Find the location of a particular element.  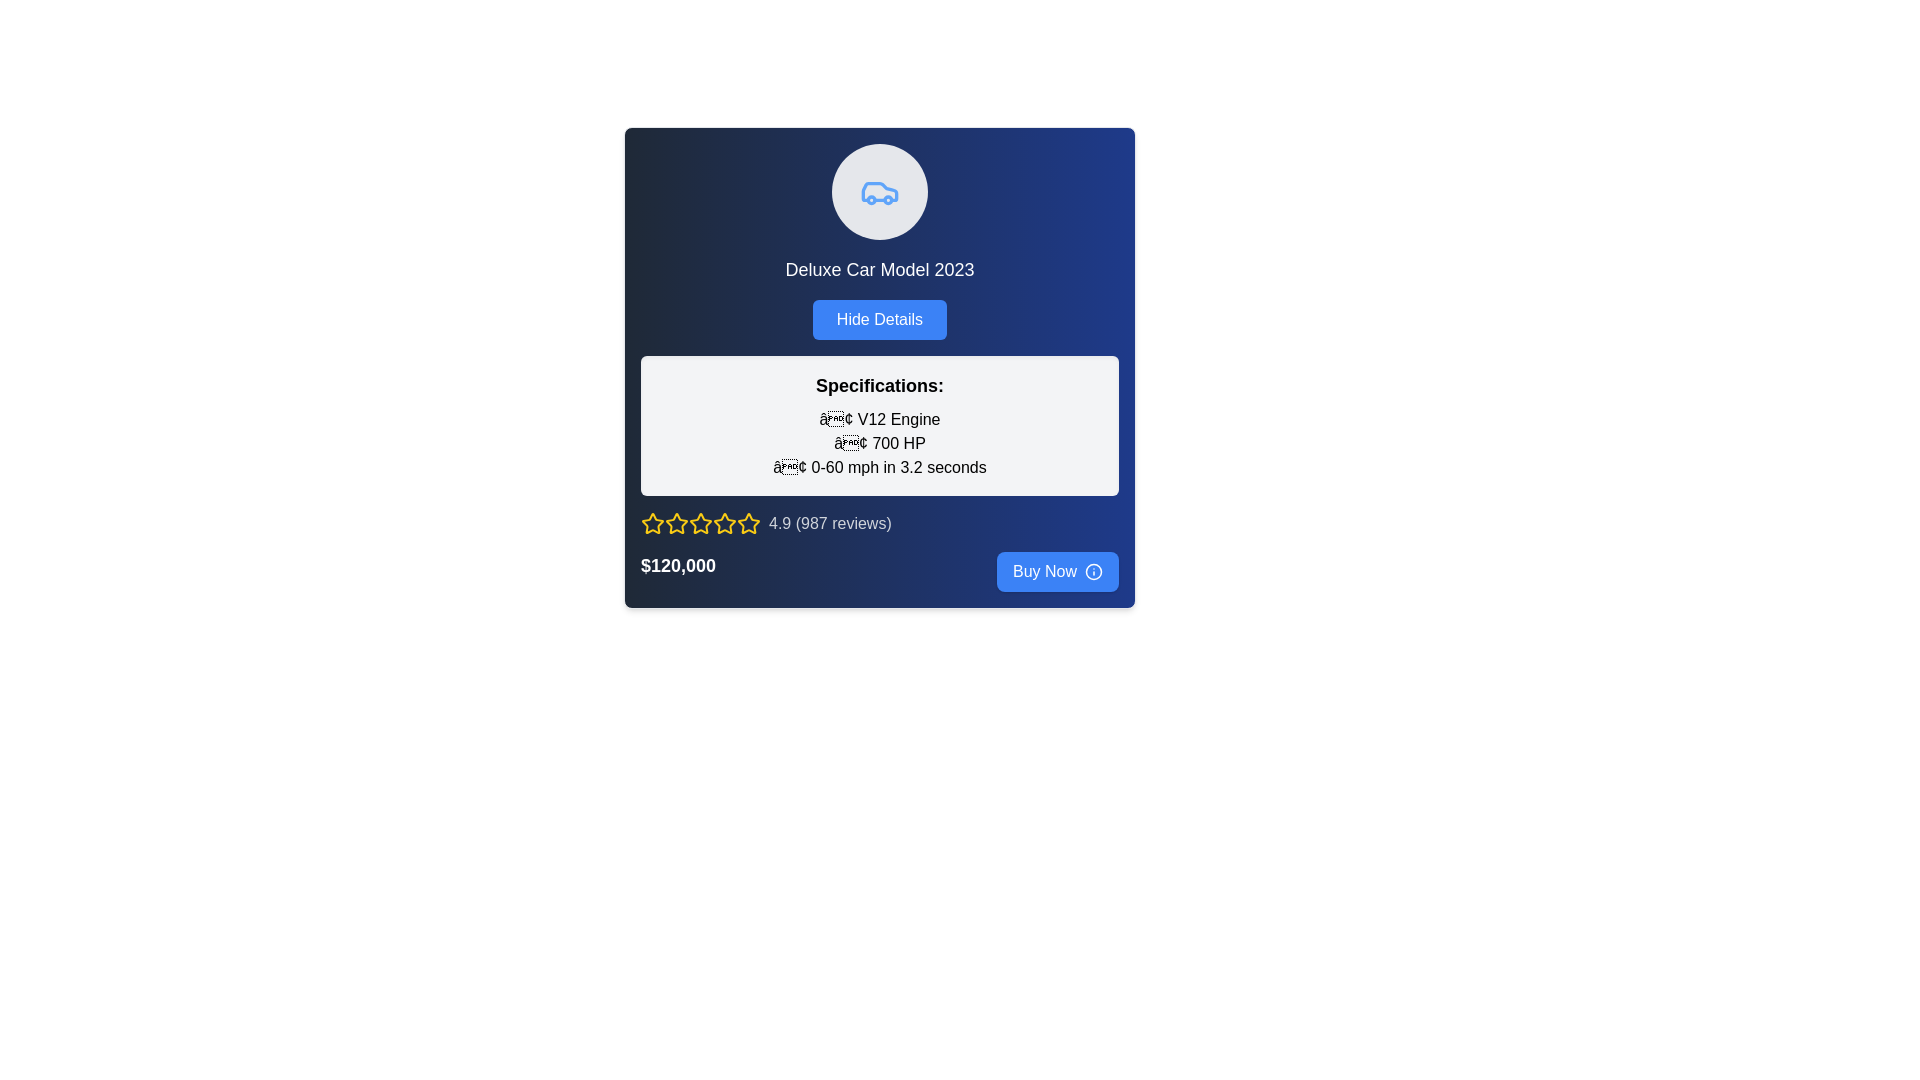

the textual representation of the rating score and number of reviews, which is located to the right of the yellow rating stars in the card interface is located at coordinates (830, 523).